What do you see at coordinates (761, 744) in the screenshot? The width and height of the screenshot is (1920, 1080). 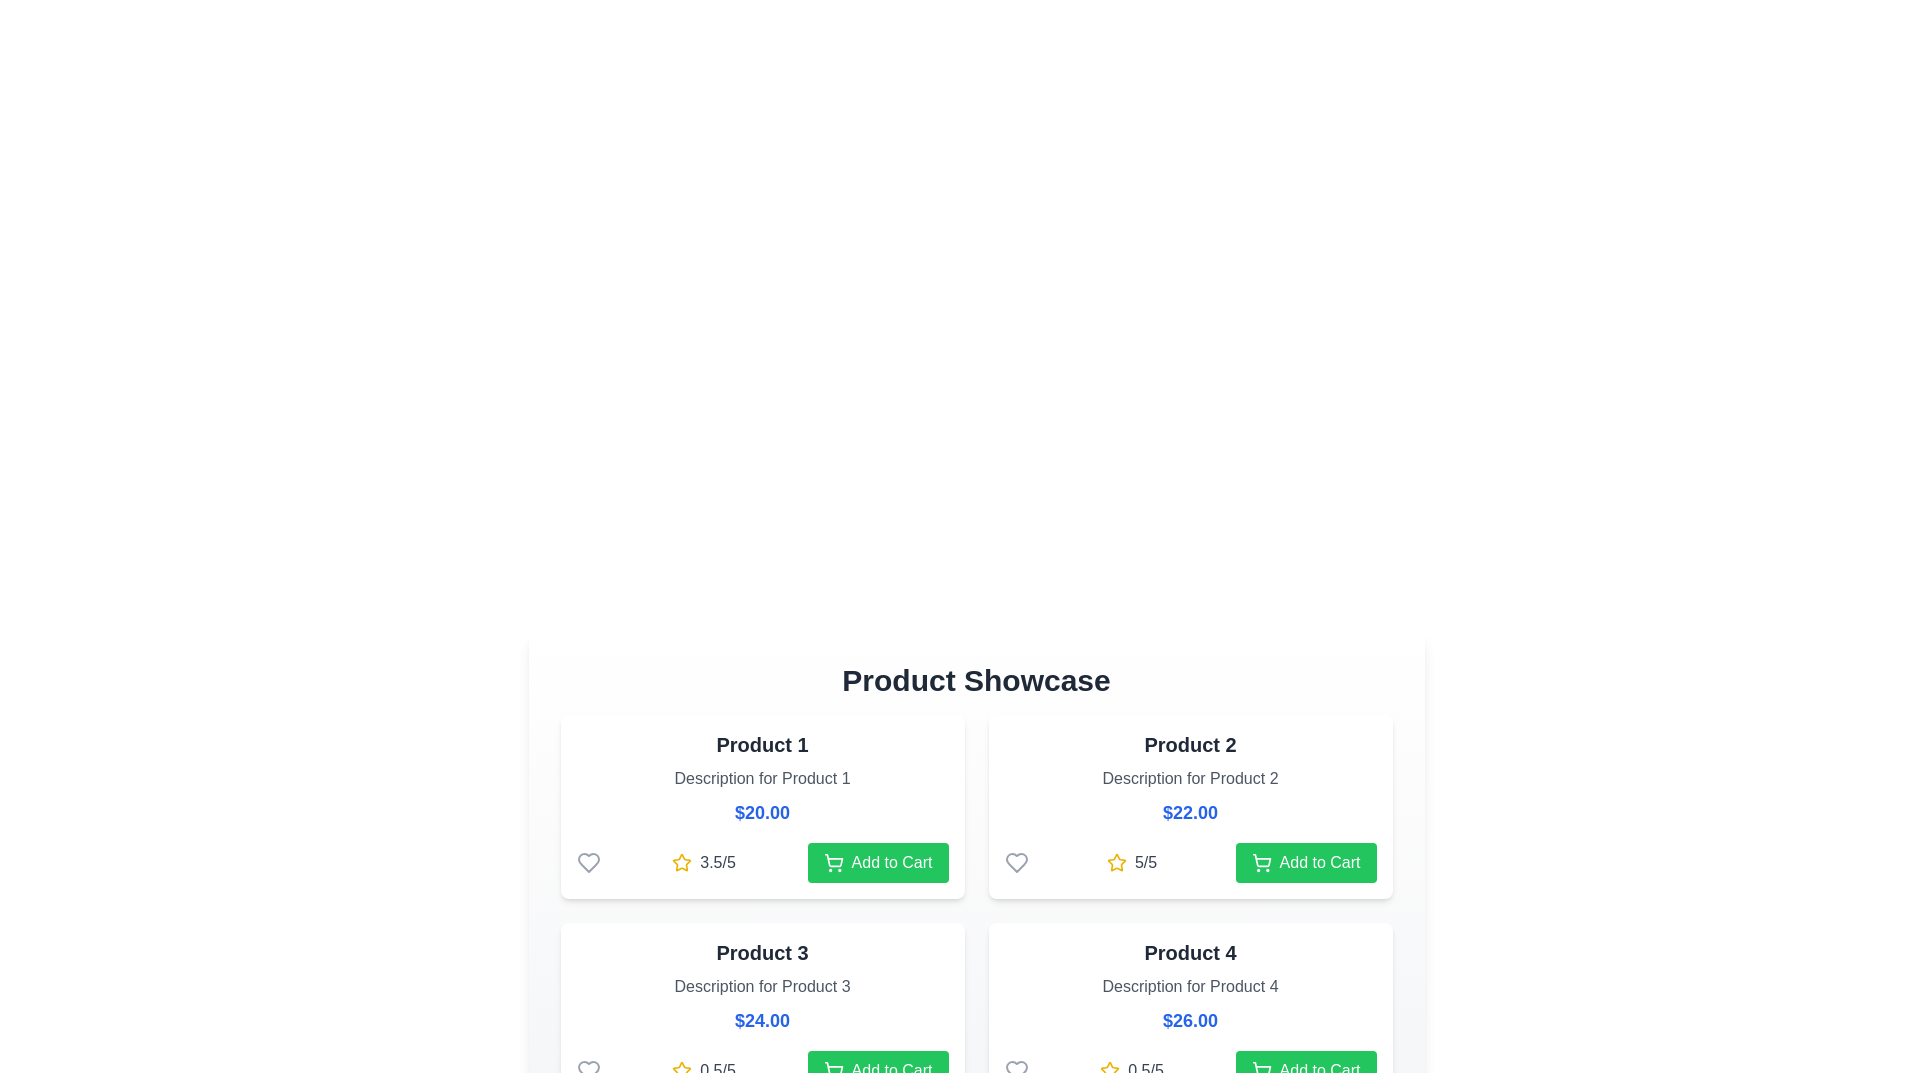 I see `the text label displaying 'Product 1' which is bold and large, positioned at the top of the first product card in the grid layout under 'Product Showcase'` at bounding box center [761, 744].